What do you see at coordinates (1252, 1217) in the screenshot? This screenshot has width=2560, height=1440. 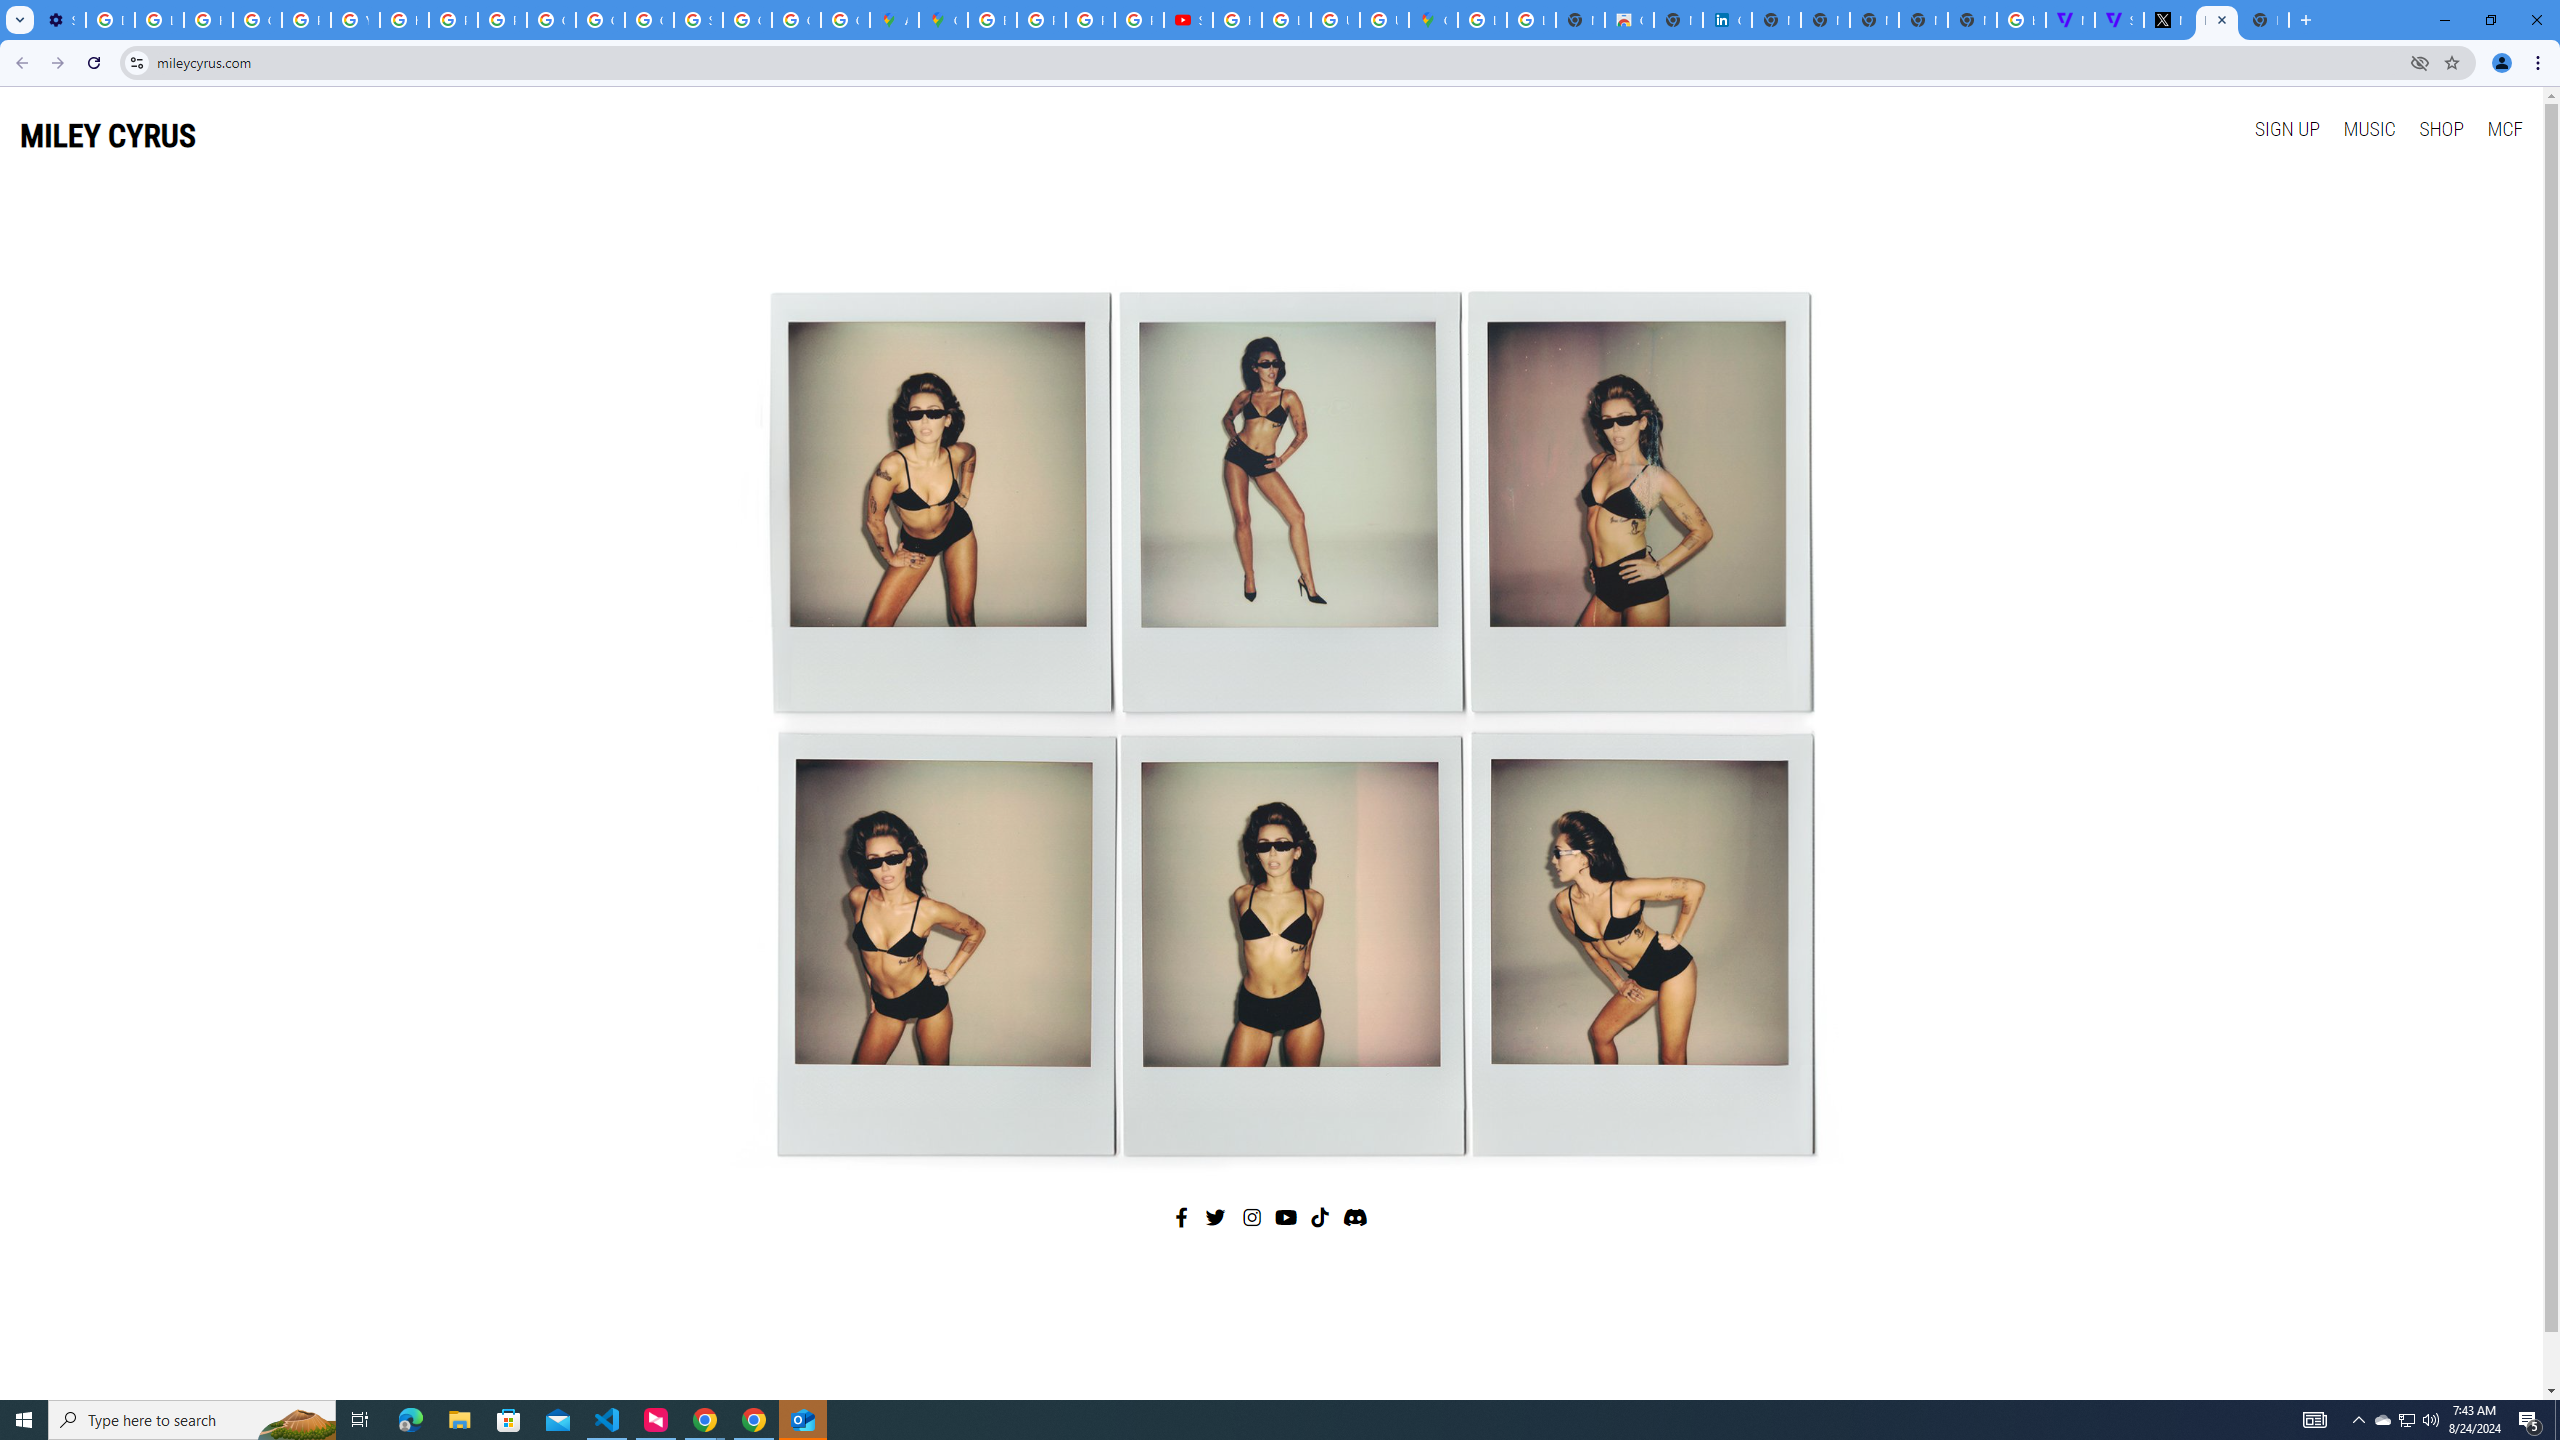 I see `'Instagram'` at bounding box center [1252, 1217].